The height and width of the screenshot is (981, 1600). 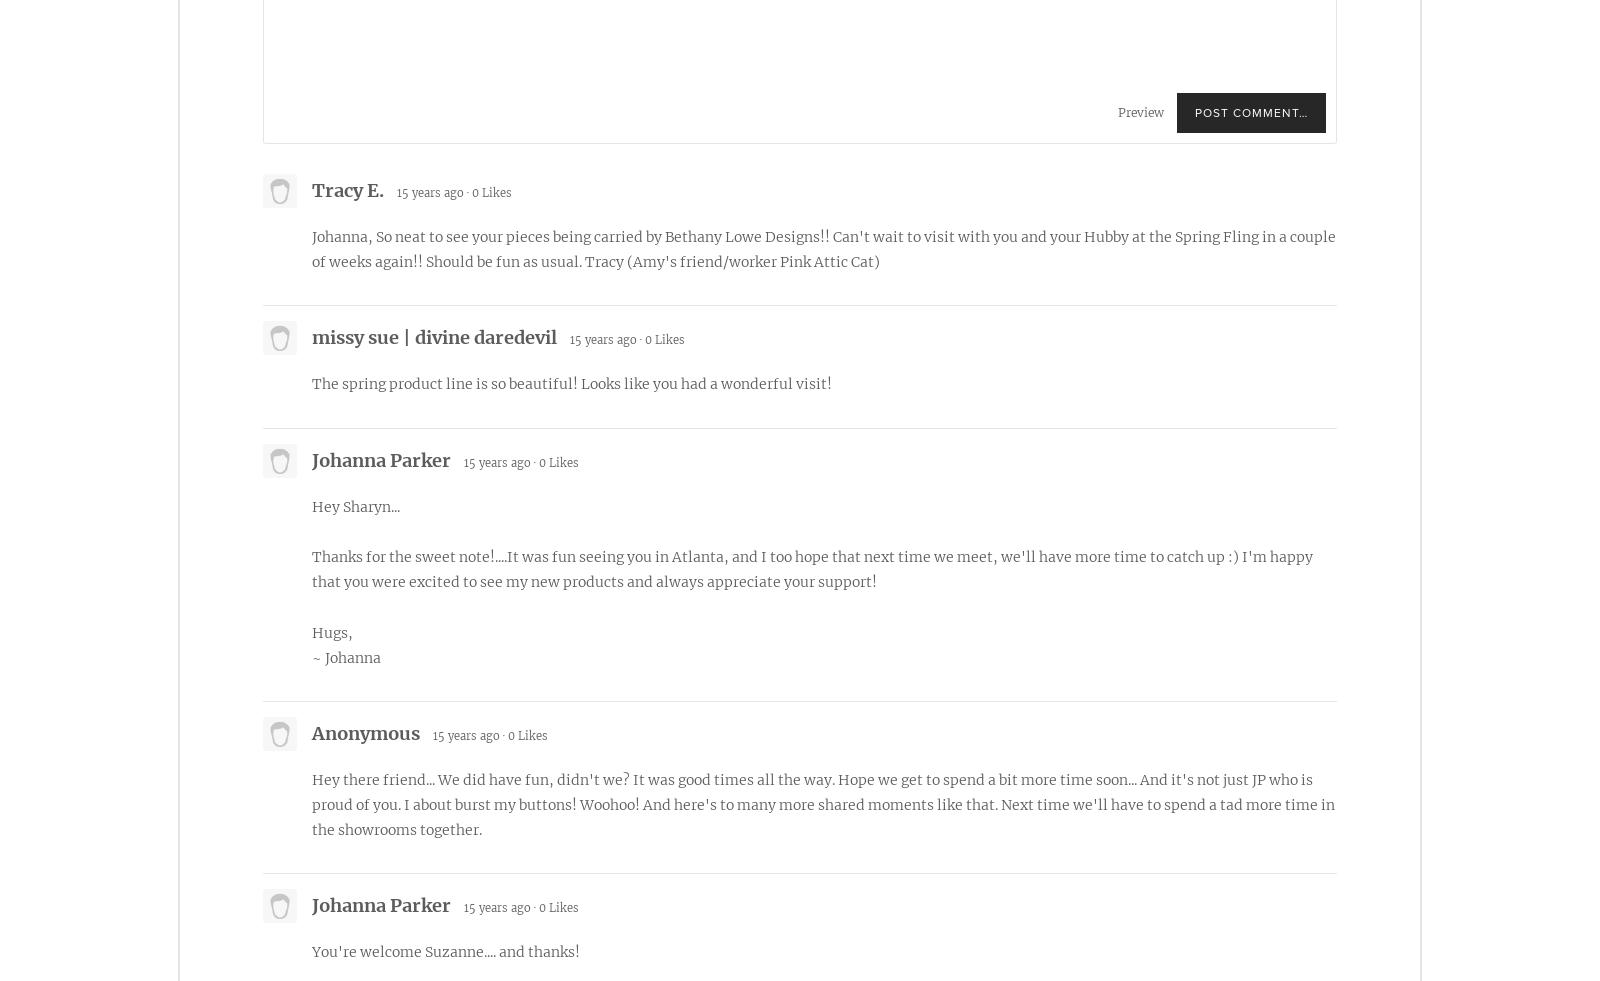 I want to click on 'The spring product line is so beautiful! Looks like you had a wonderful visit!', so click(x=571, y=382).